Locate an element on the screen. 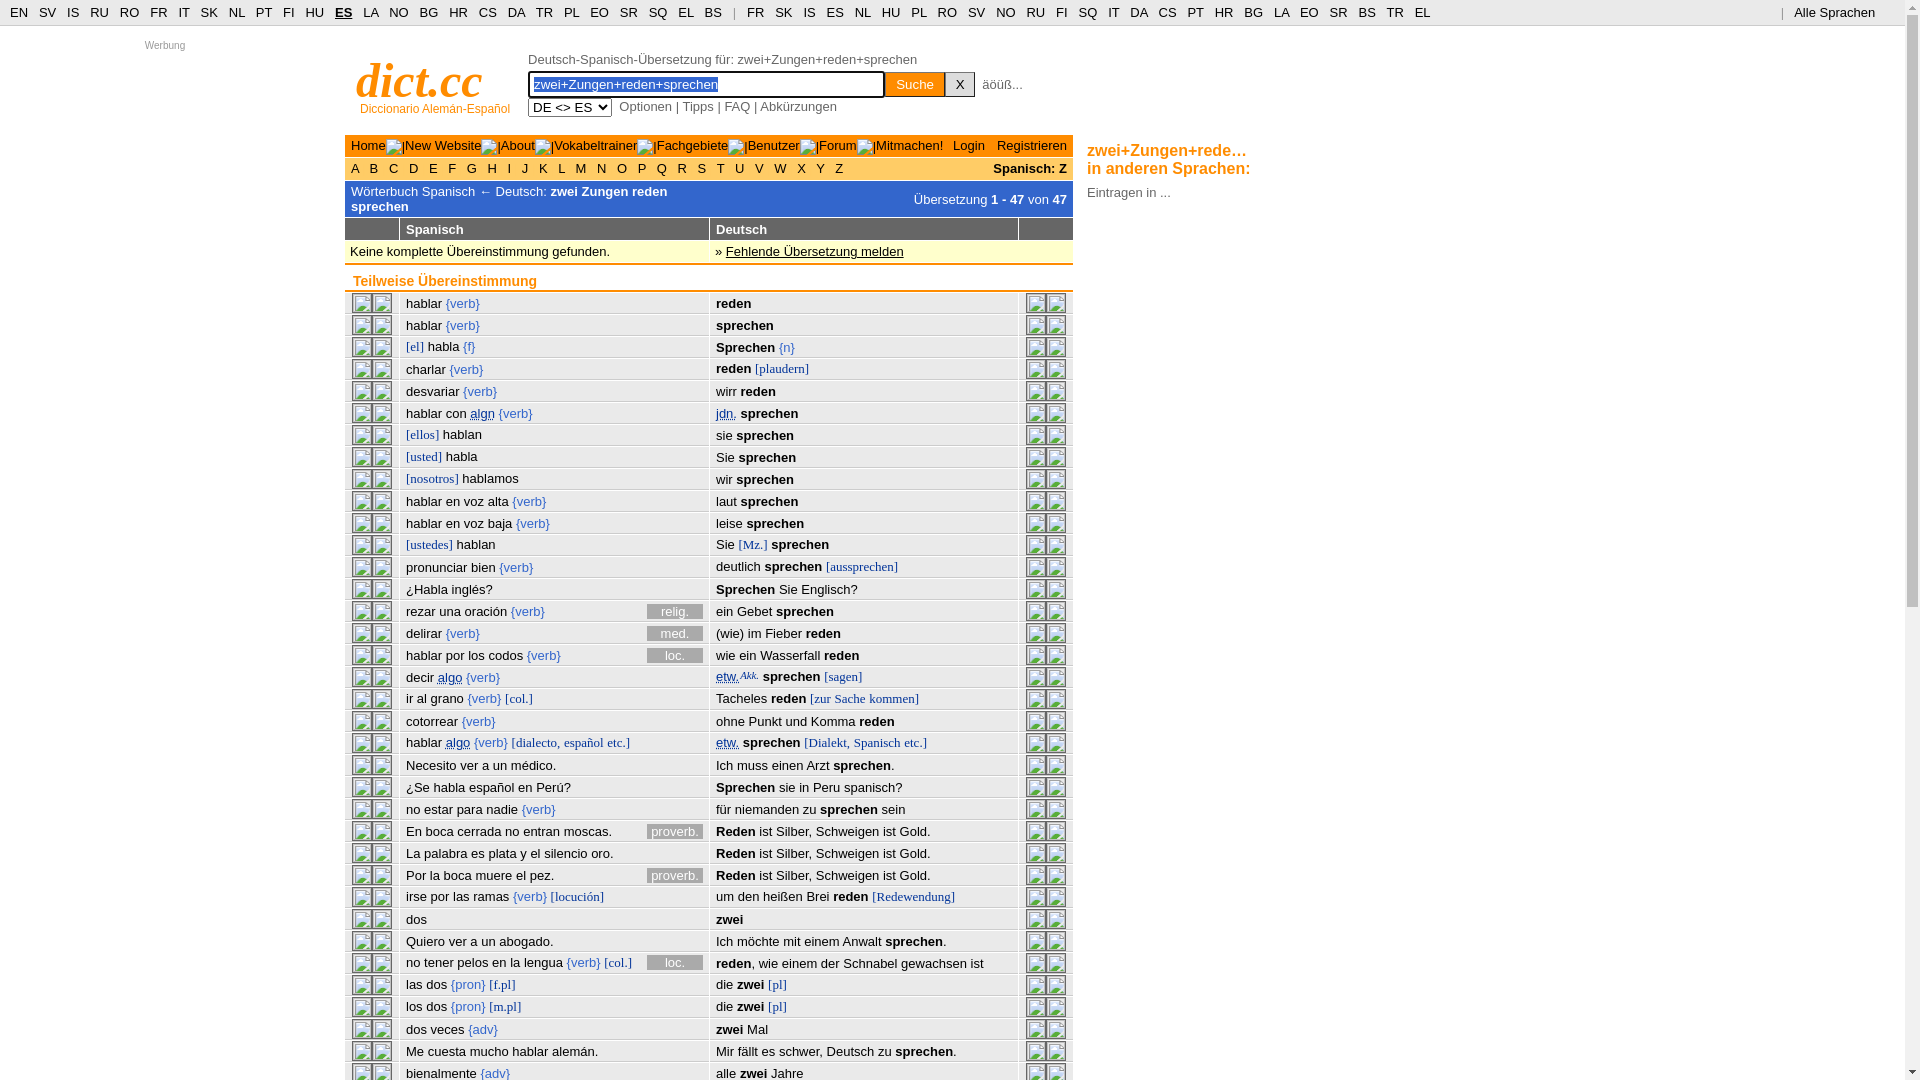 The height and width of the screenshot is (1080, 1920). 'BS' is located at coordinates (713, 12).